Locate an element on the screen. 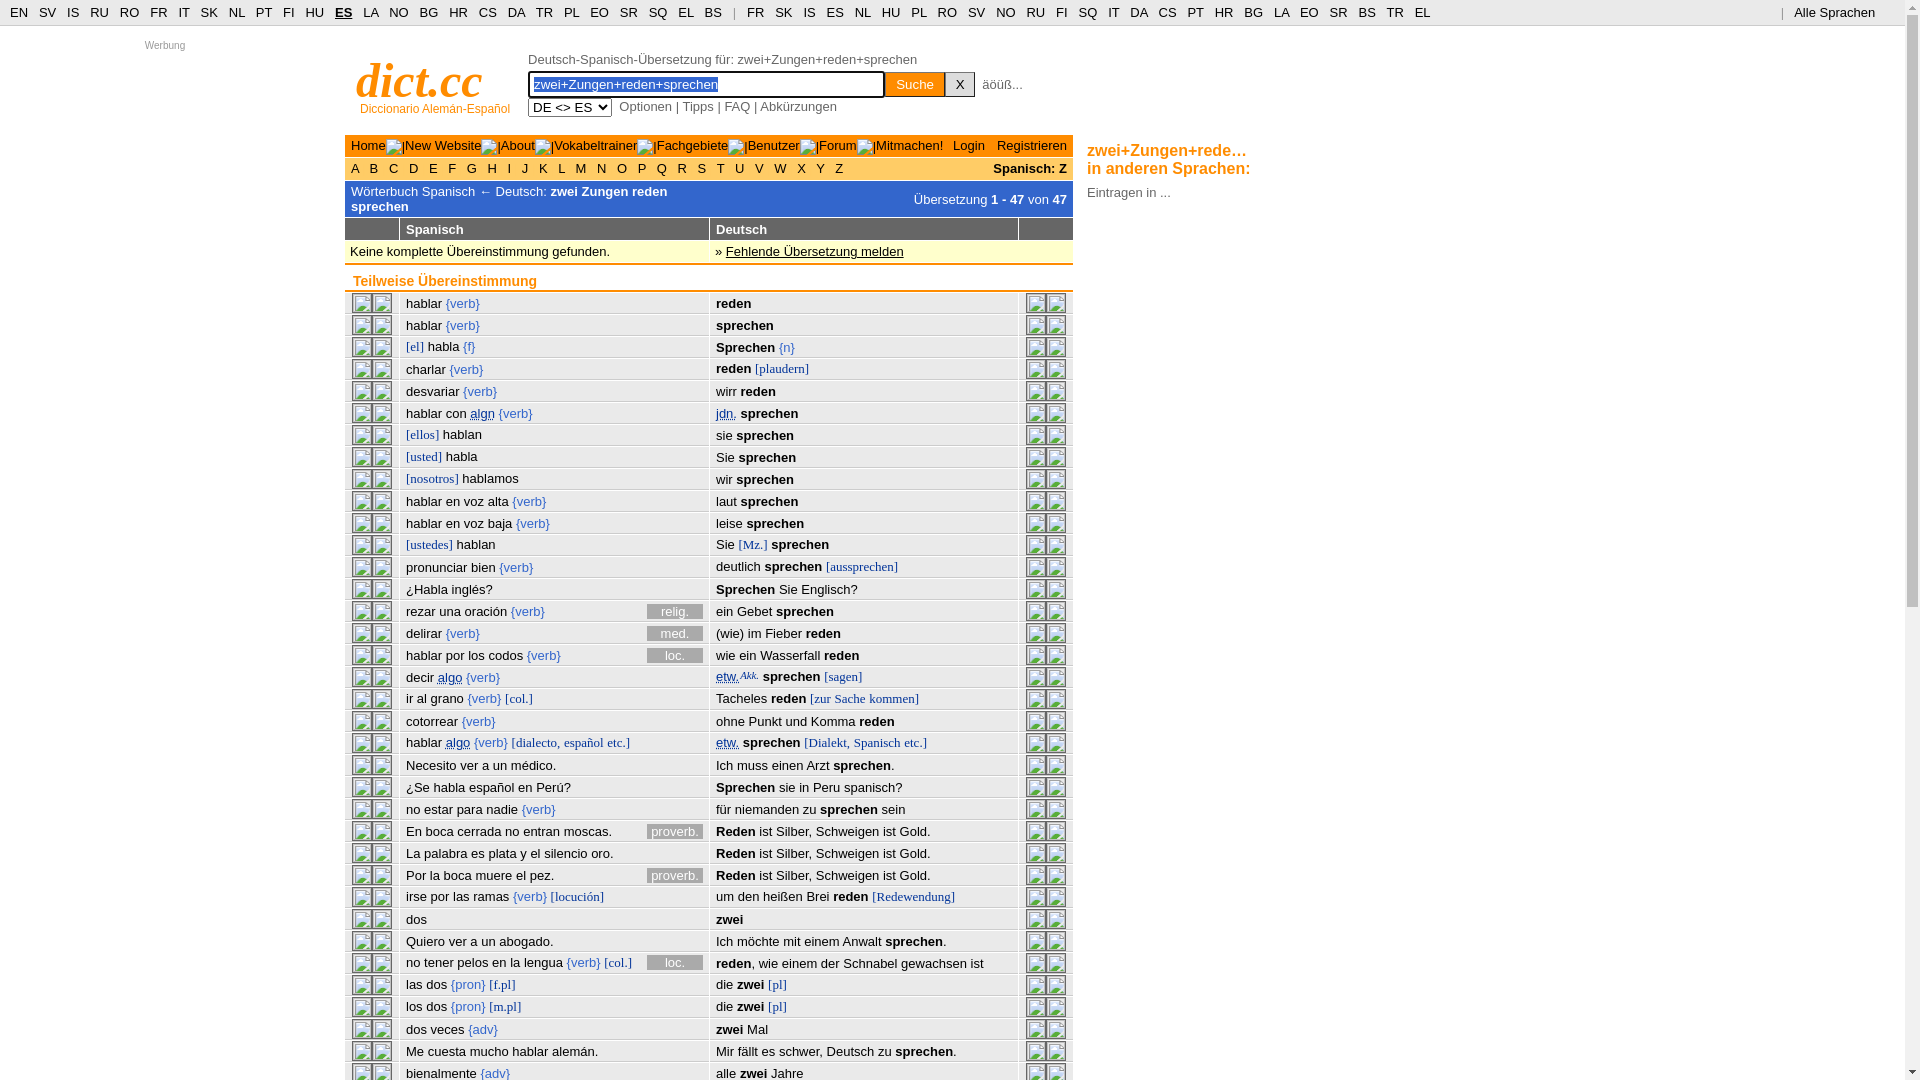 The height and width of the screenshot is (1080, 1920). 'BS' is located at coordinates (713, 12).